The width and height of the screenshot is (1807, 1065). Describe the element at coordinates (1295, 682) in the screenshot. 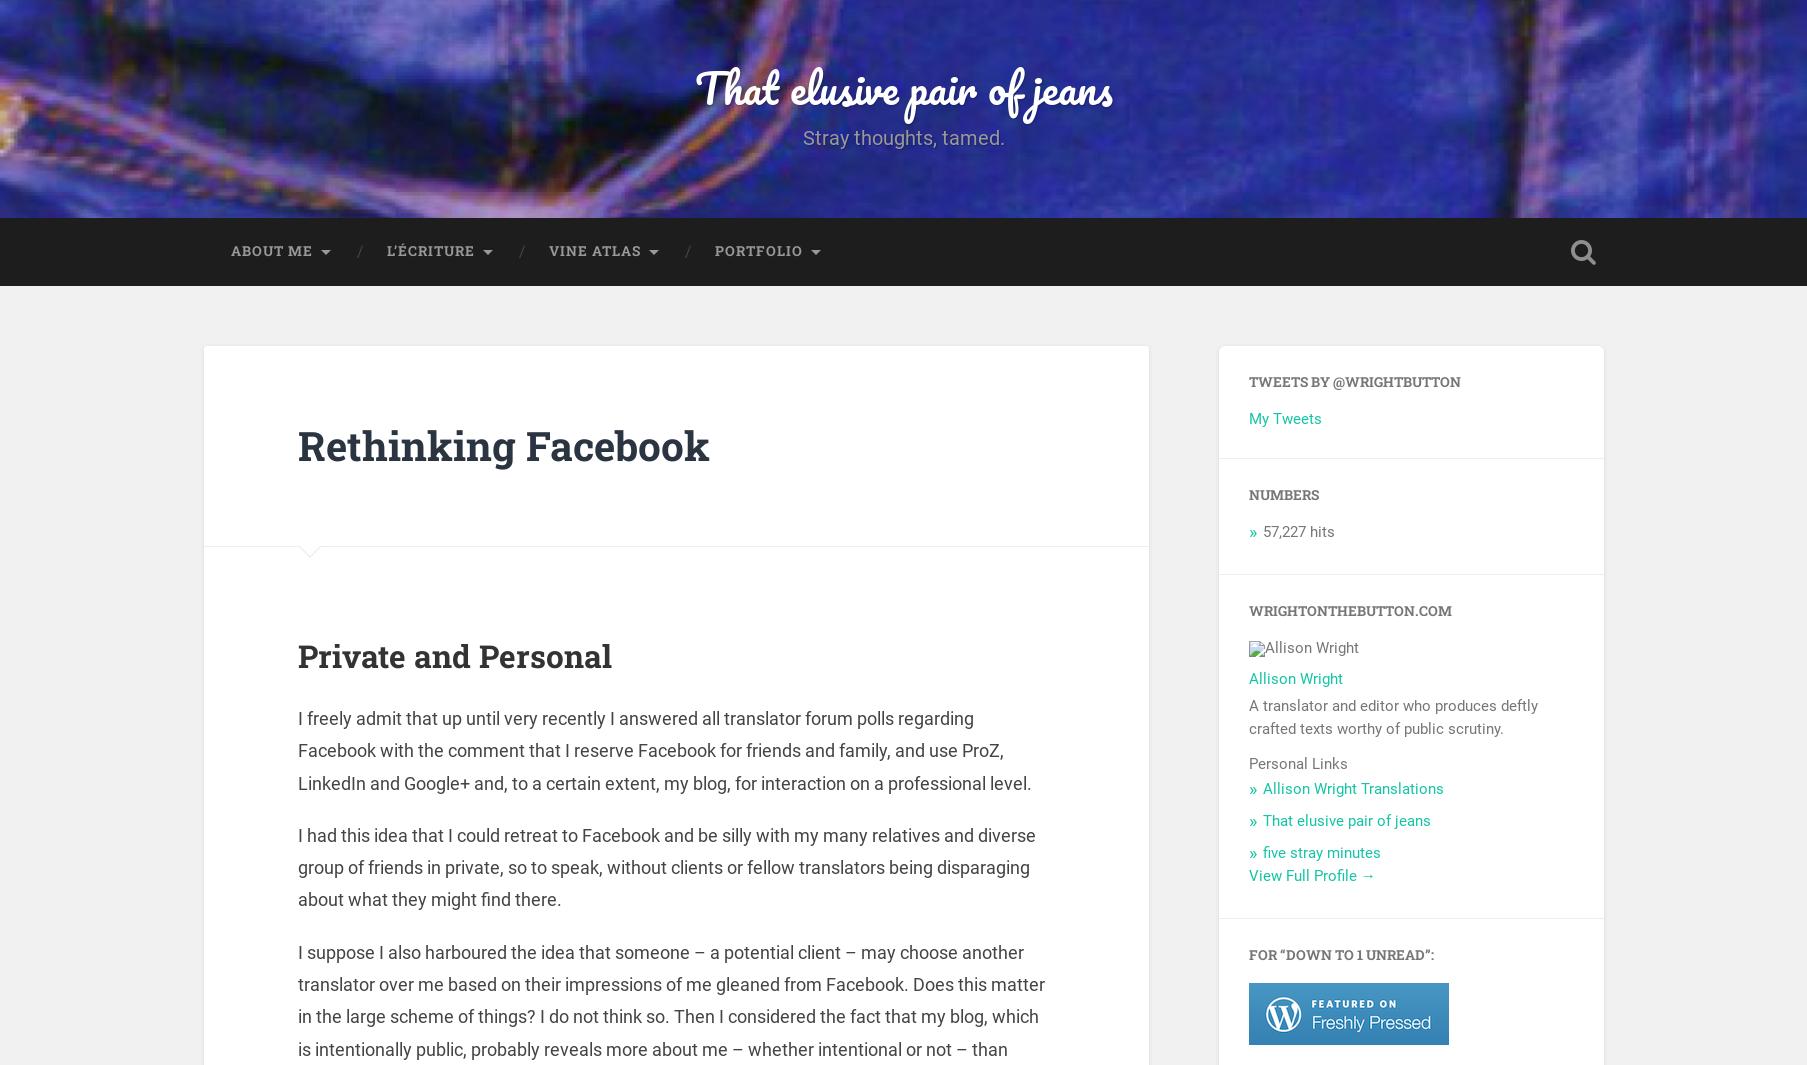

I see `'Allison Wright'` at that location.